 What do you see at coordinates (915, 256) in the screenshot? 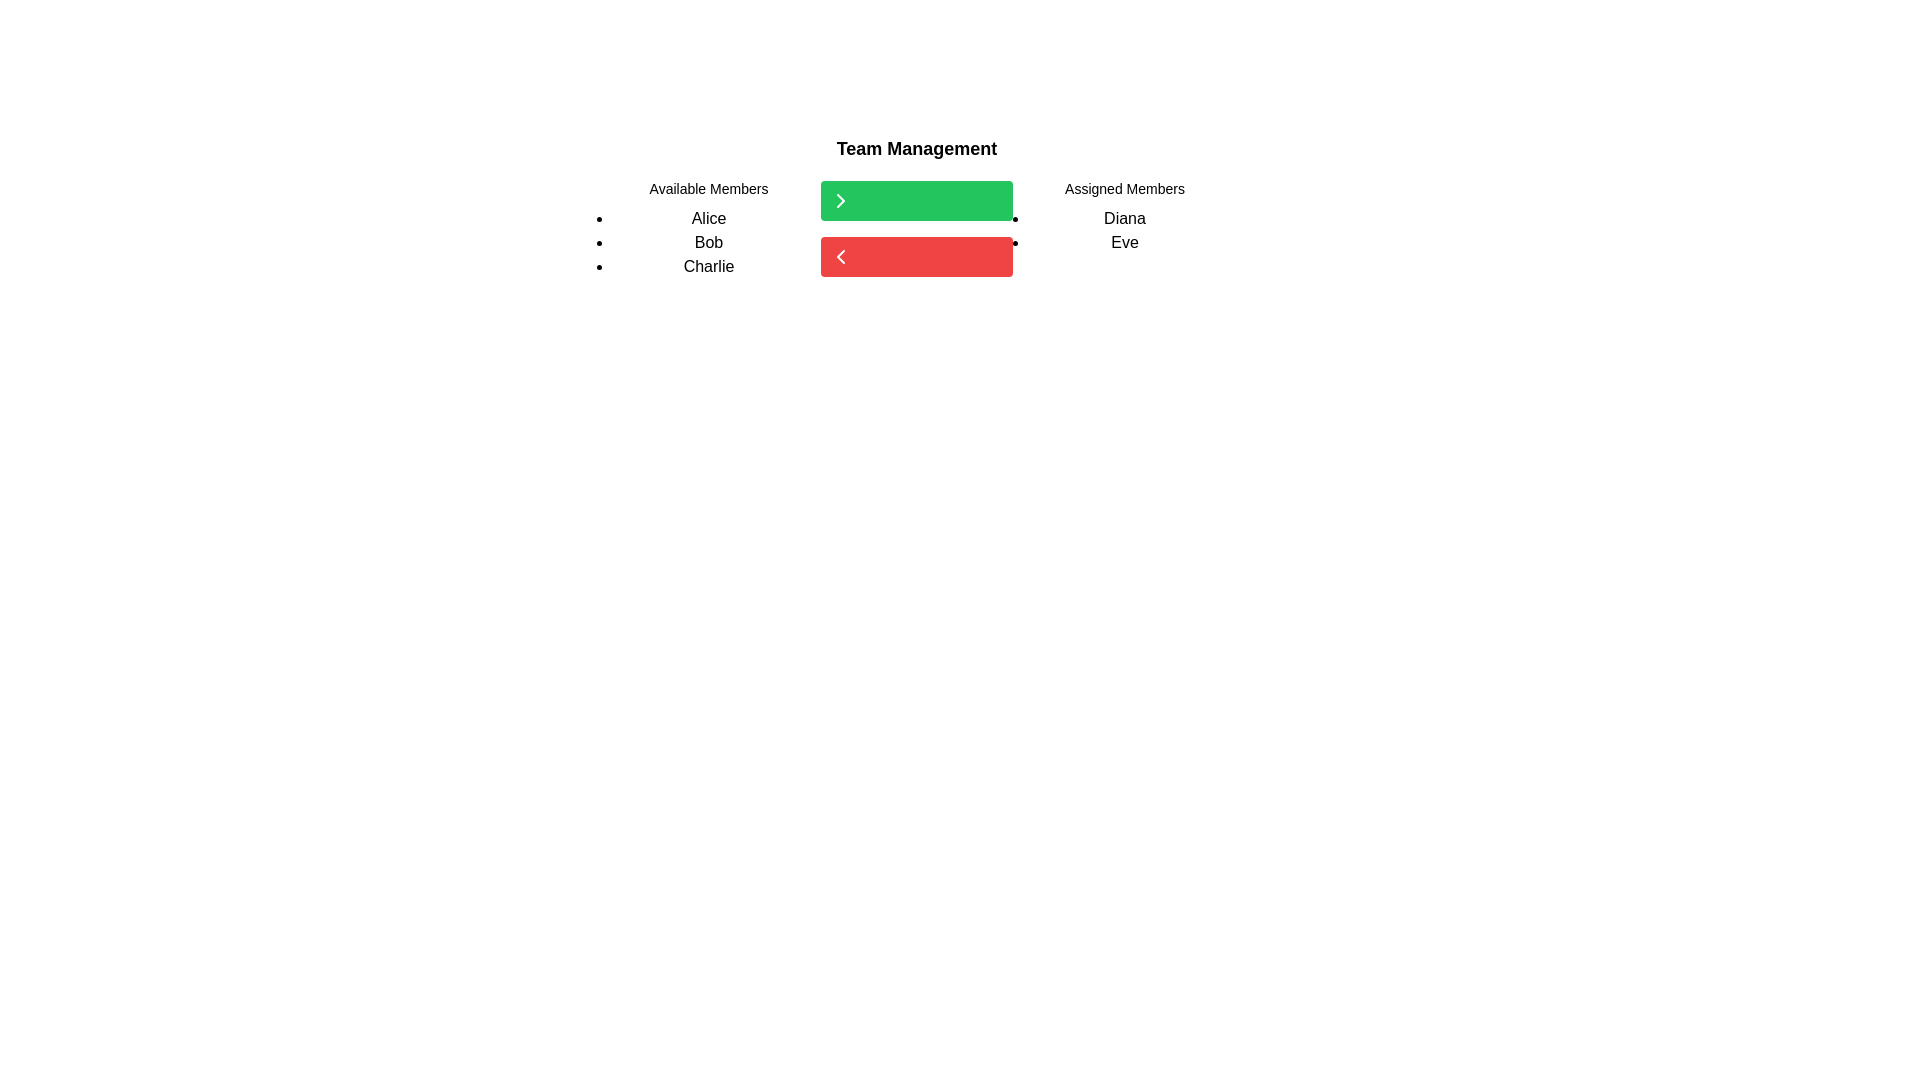
I see `the second button in the interface, located below the green button` at bounding box center [915, 256].